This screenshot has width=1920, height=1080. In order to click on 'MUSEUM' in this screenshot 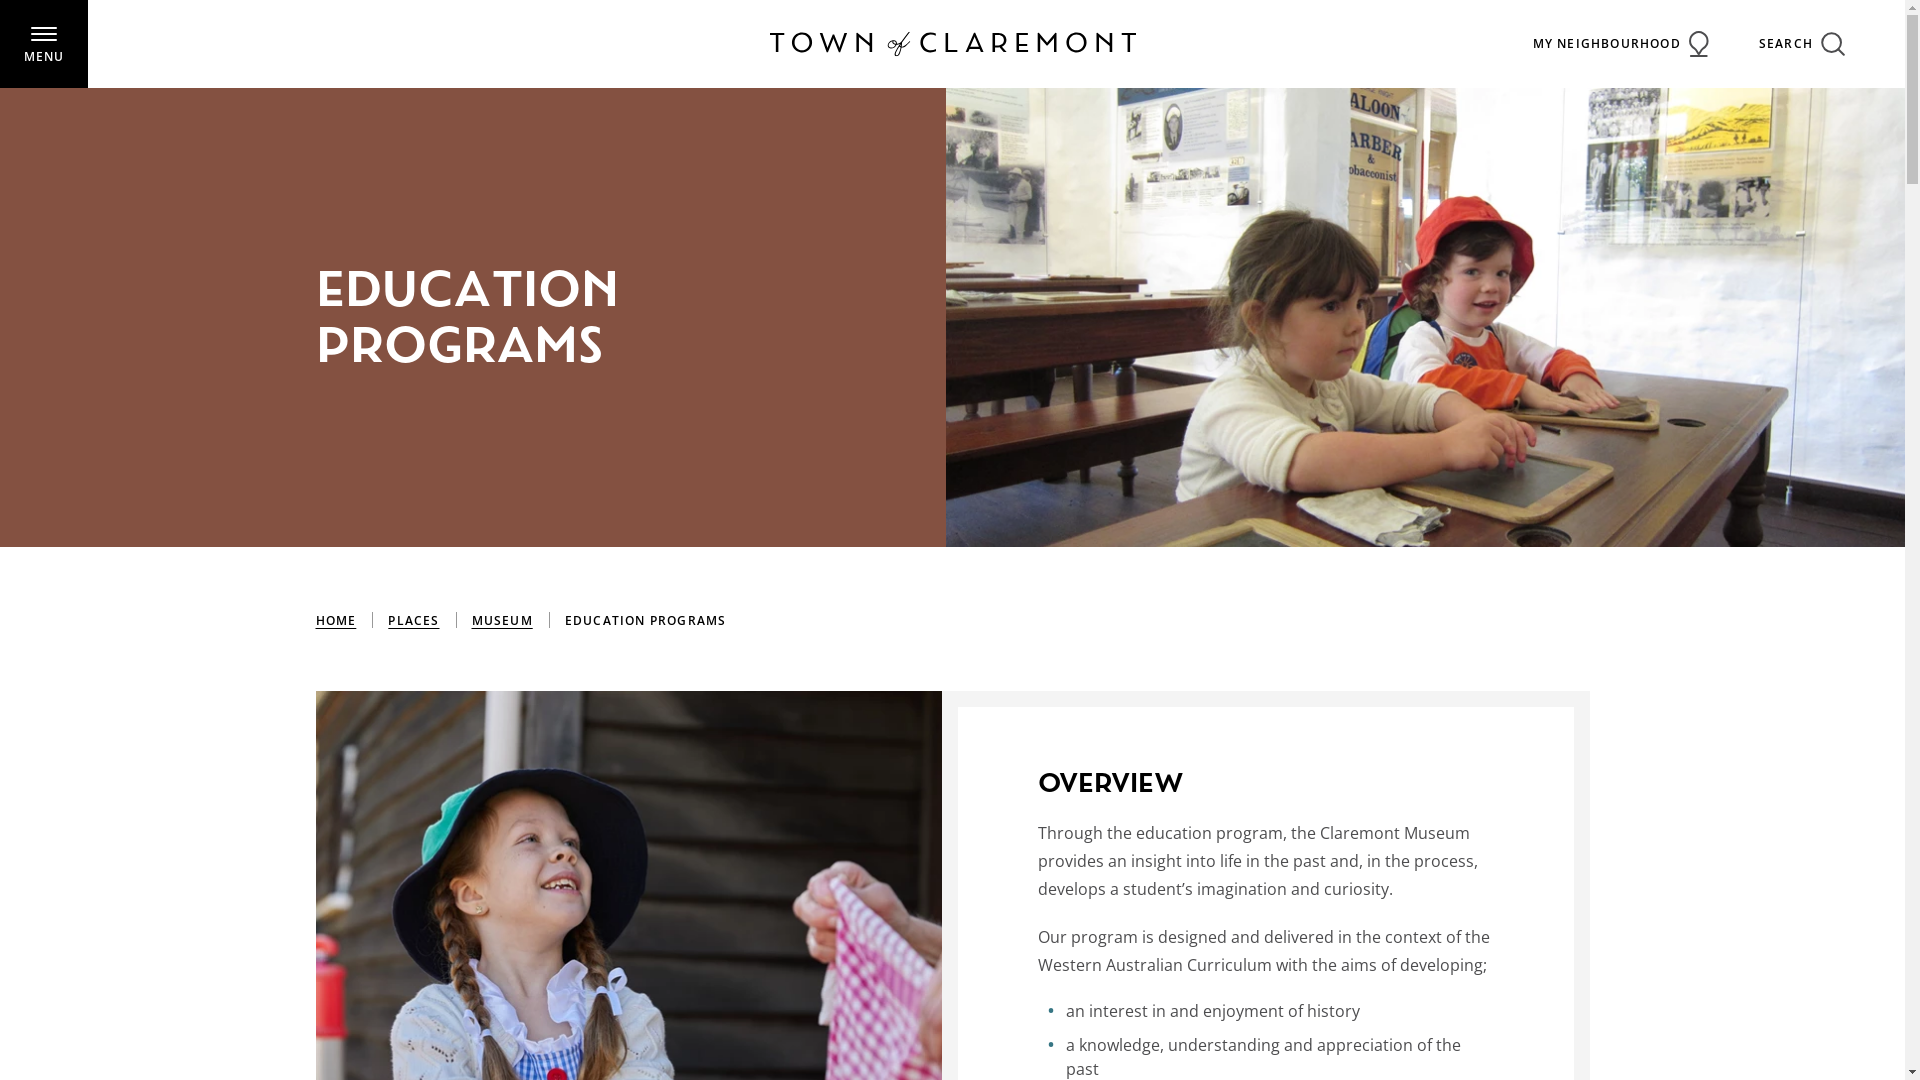, I will do `click(502, 620)`.